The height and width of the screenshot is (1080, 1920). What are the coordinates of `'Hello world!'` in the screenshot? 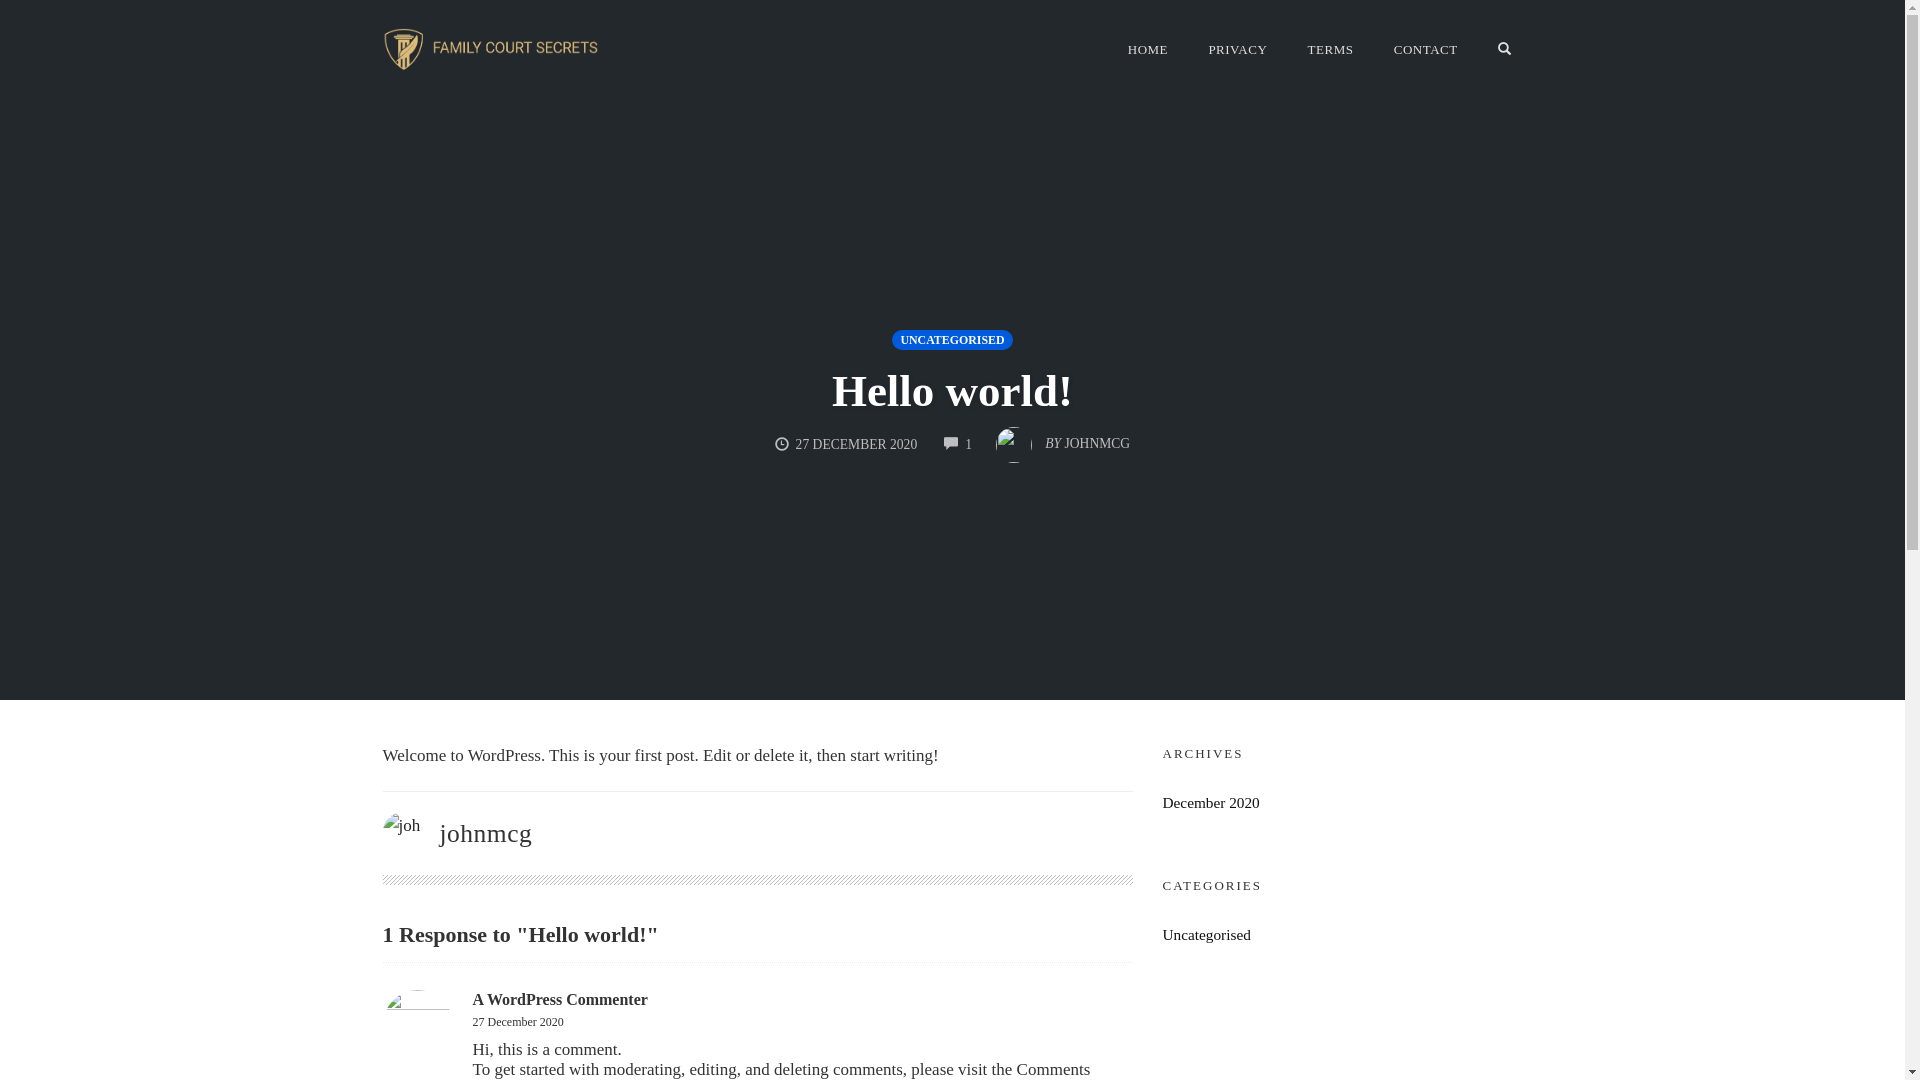 It's located at (951, 390).